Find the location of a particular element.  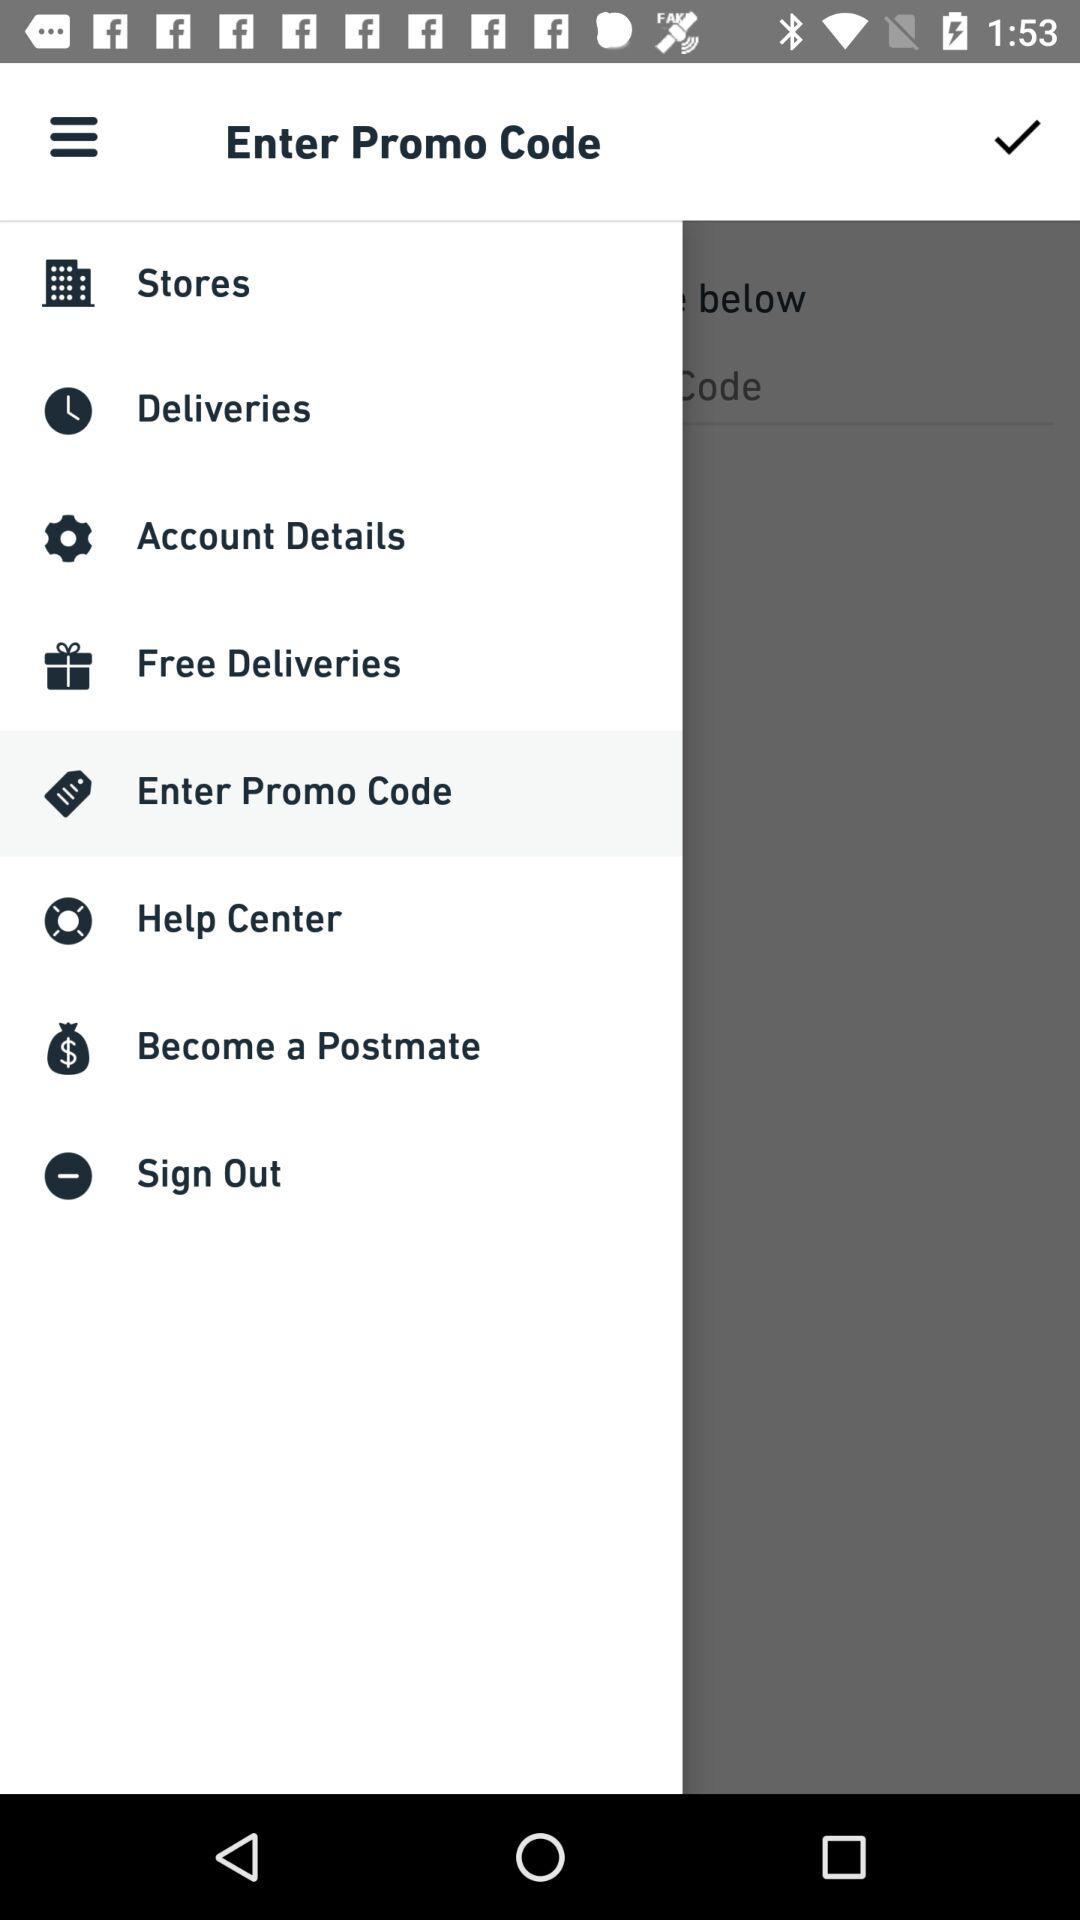

deliveries is located at coordinates (540, 384).